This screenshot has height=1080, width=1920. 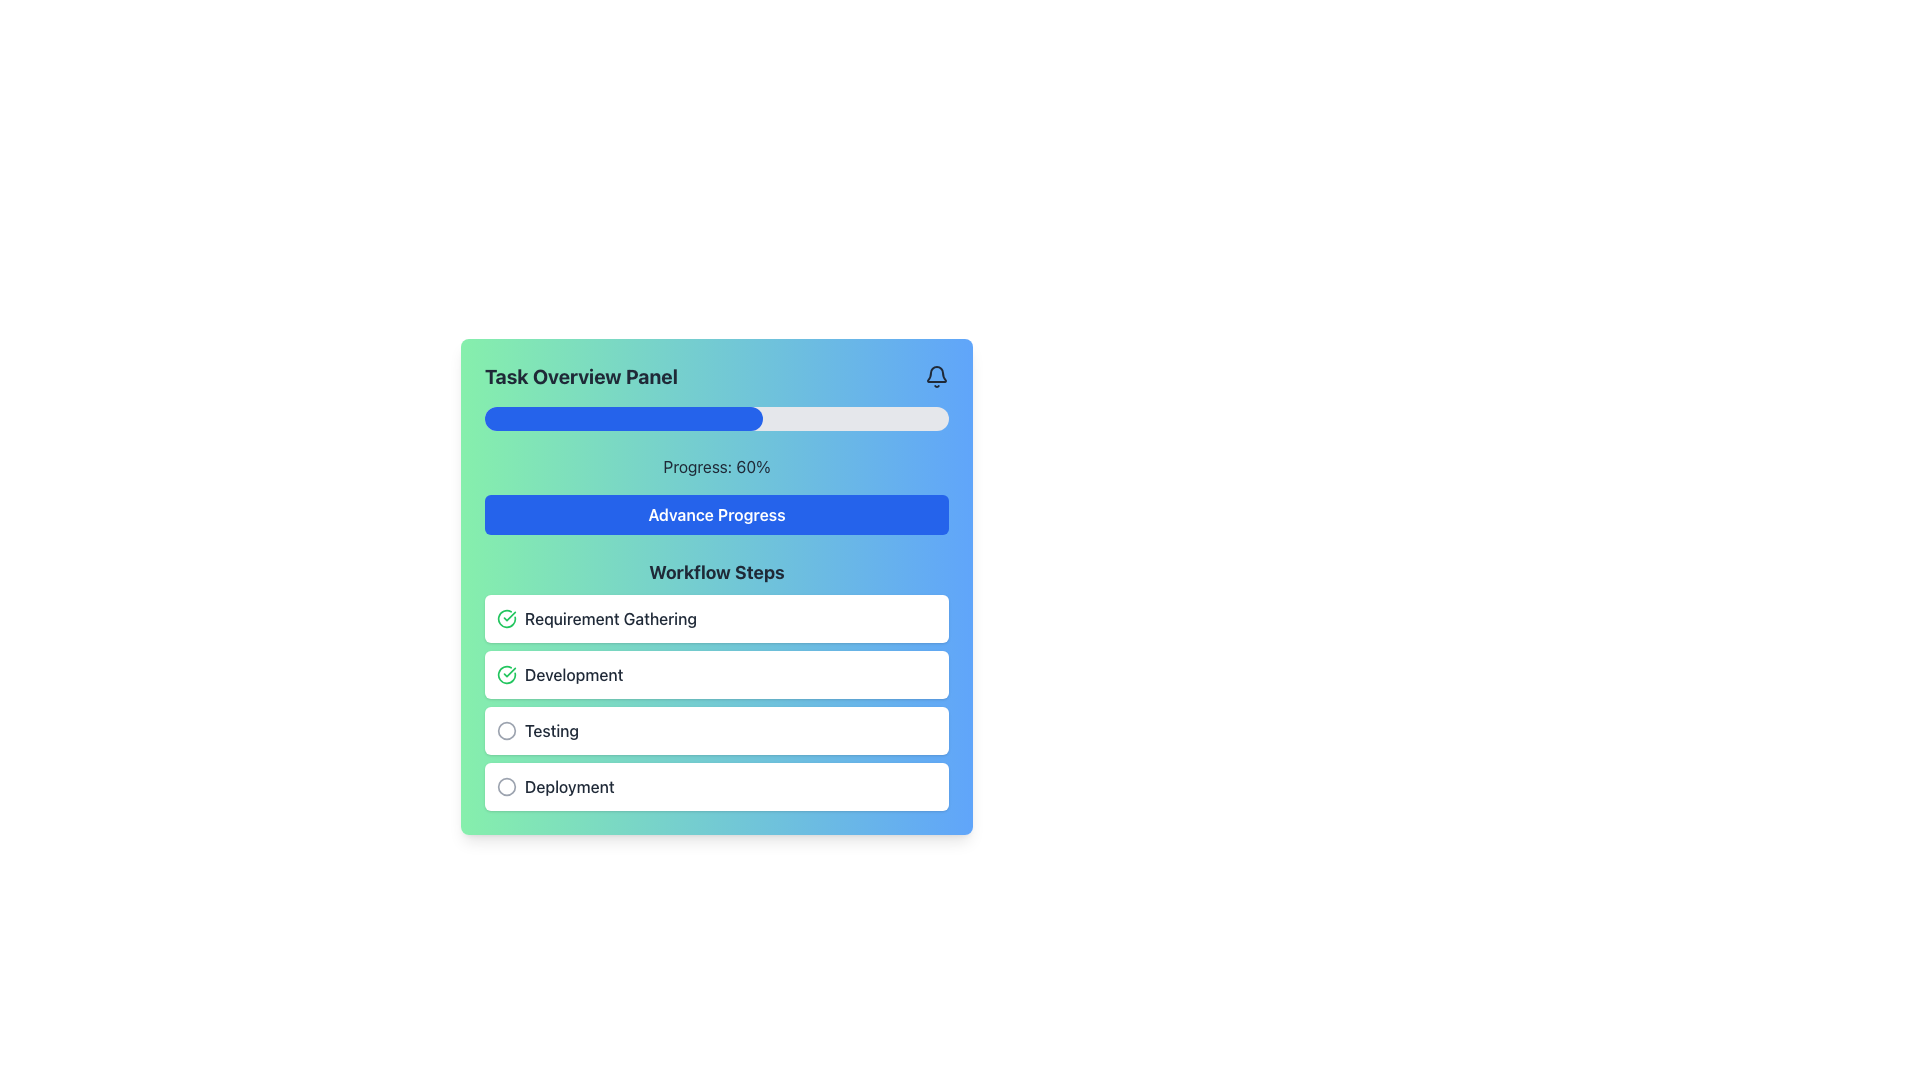 I want to click on the blue rectangular button labeled 'Advance Progress' located under the 'Progress: 60%' text to advance the task progress, so click(x=716, y=514).